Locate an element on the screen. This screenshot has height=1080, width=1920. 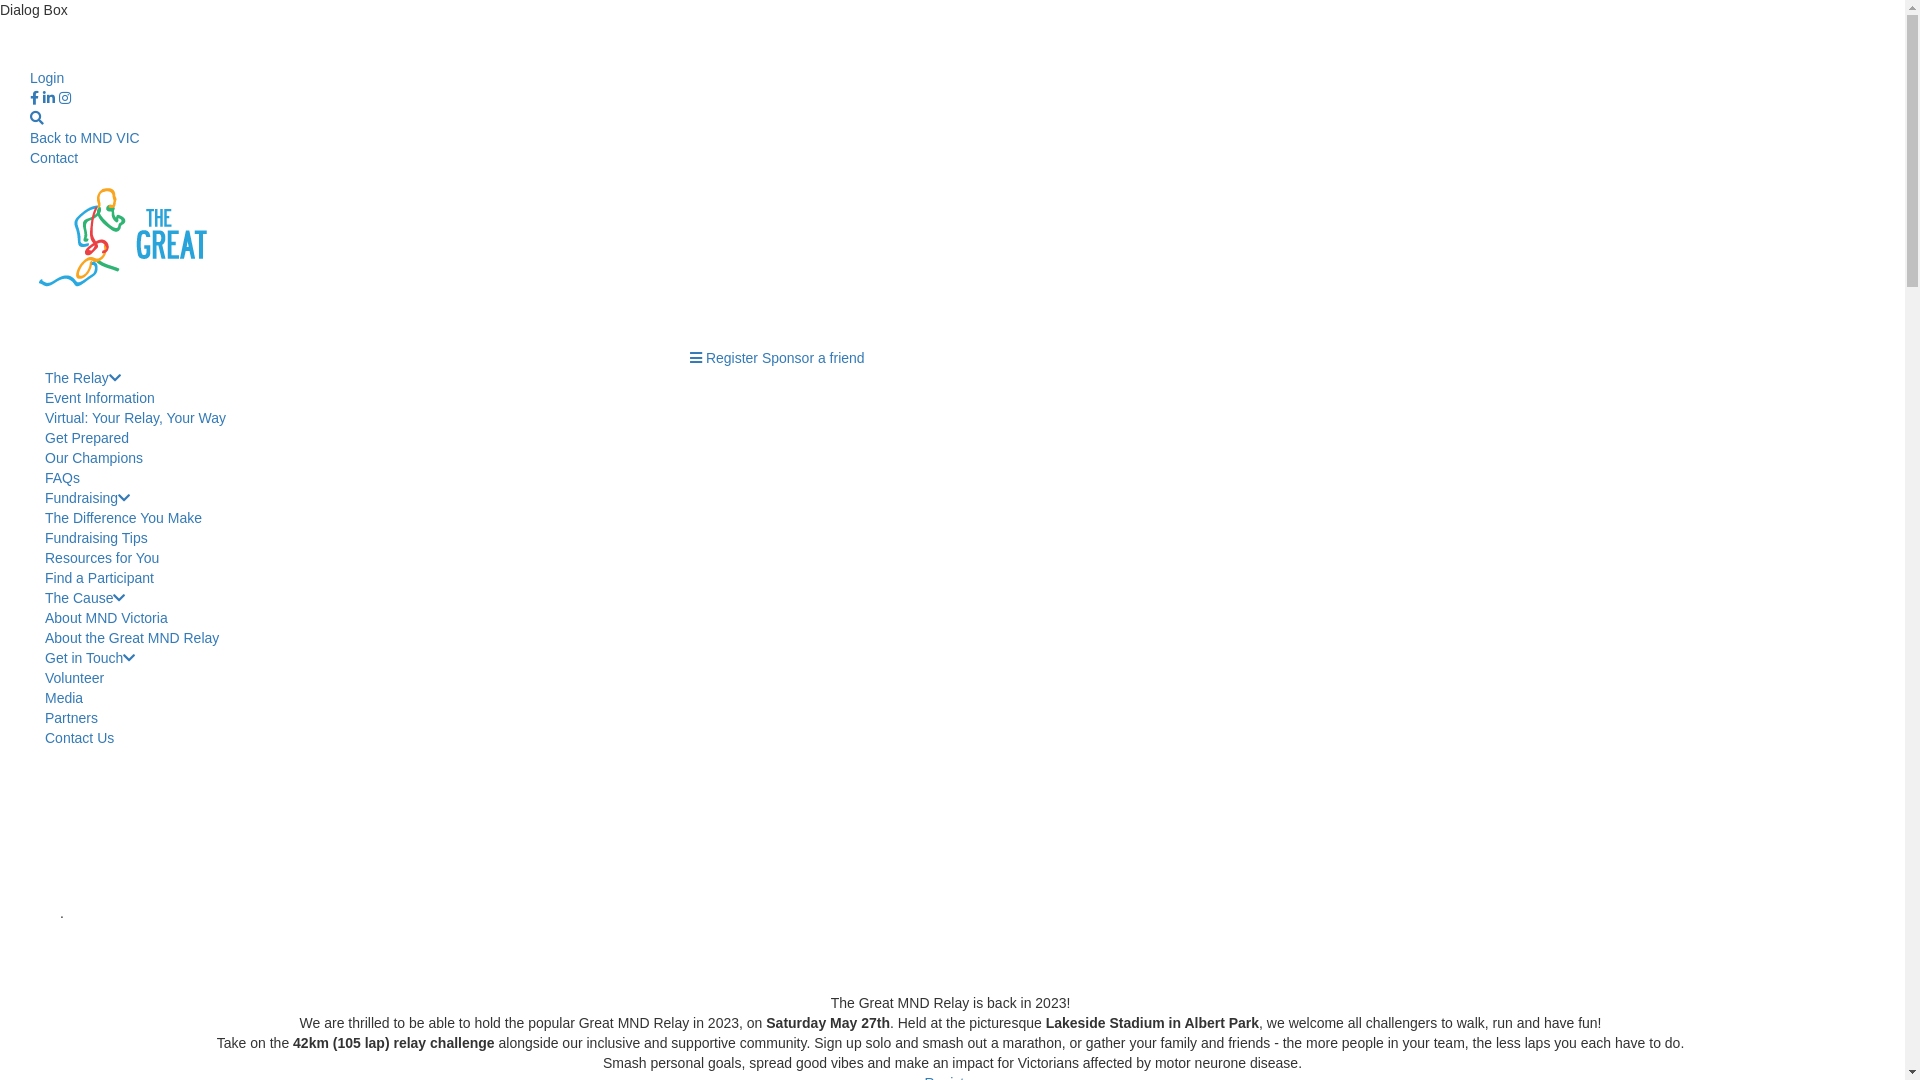
'Volunteer' is located at coordinates (74, 677).